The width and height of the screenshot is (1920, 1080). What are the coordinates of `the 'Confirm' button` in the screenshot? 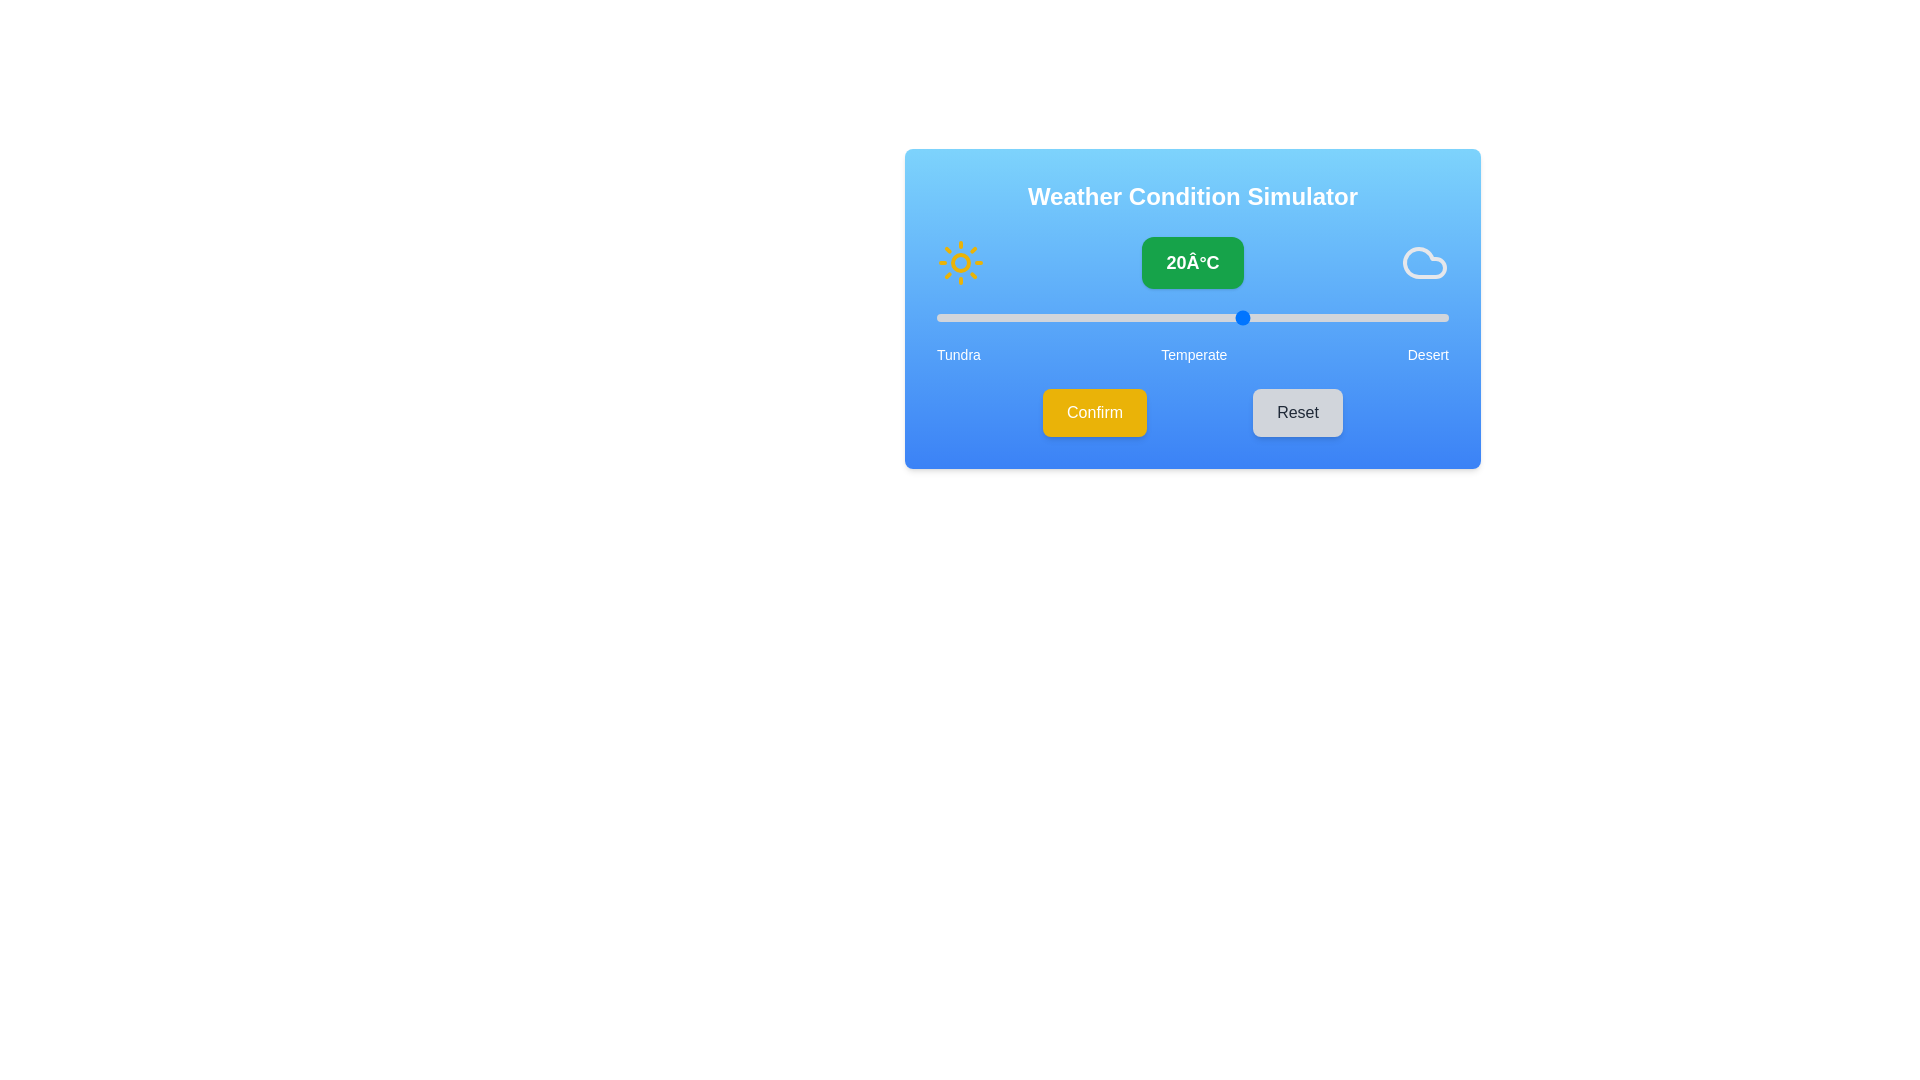 It's located at (1093, 411).